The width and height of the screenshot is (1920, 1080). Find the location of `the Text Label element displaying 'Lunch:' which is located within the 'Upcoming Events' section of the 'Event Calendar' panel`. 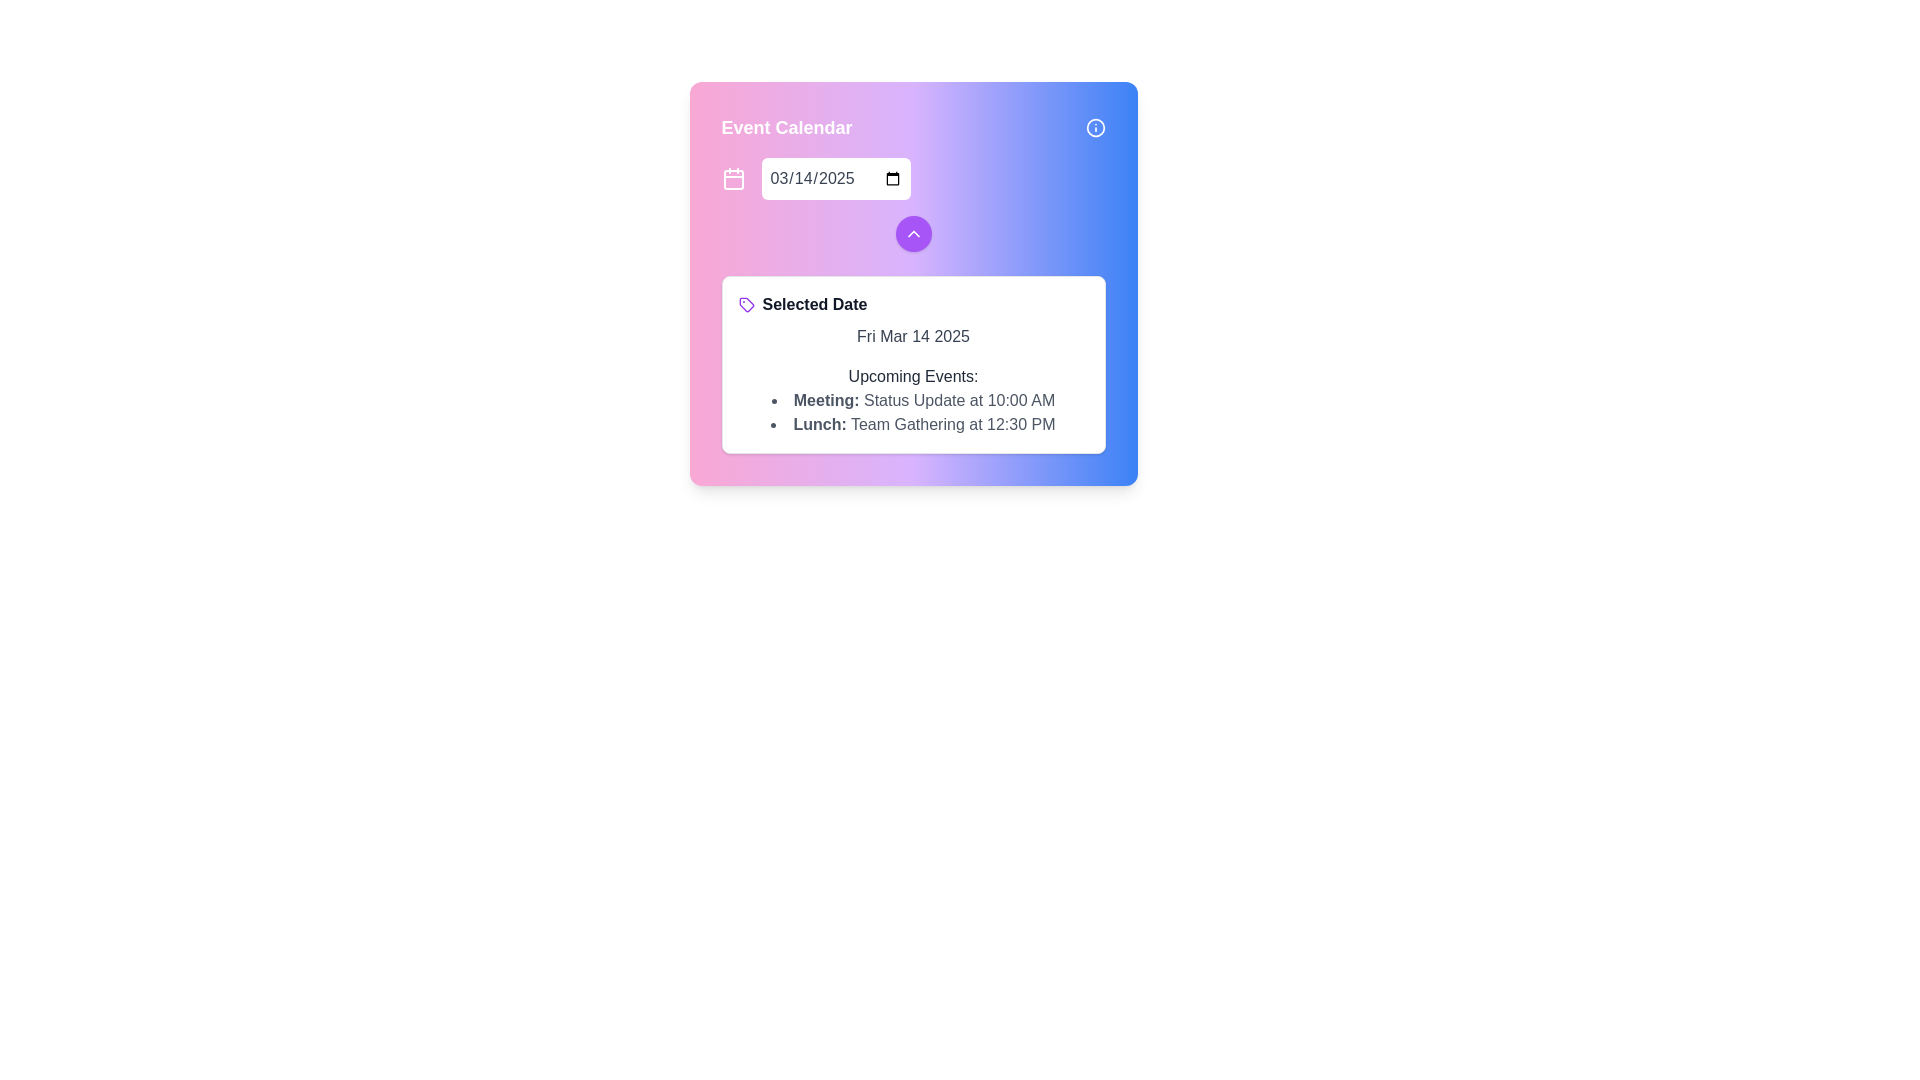

the Text Label element displaying 'Lunch:' which is located within the 'Upcoming Events' section of the 'Event Calendar' panel is located at coordinates (820, 423).